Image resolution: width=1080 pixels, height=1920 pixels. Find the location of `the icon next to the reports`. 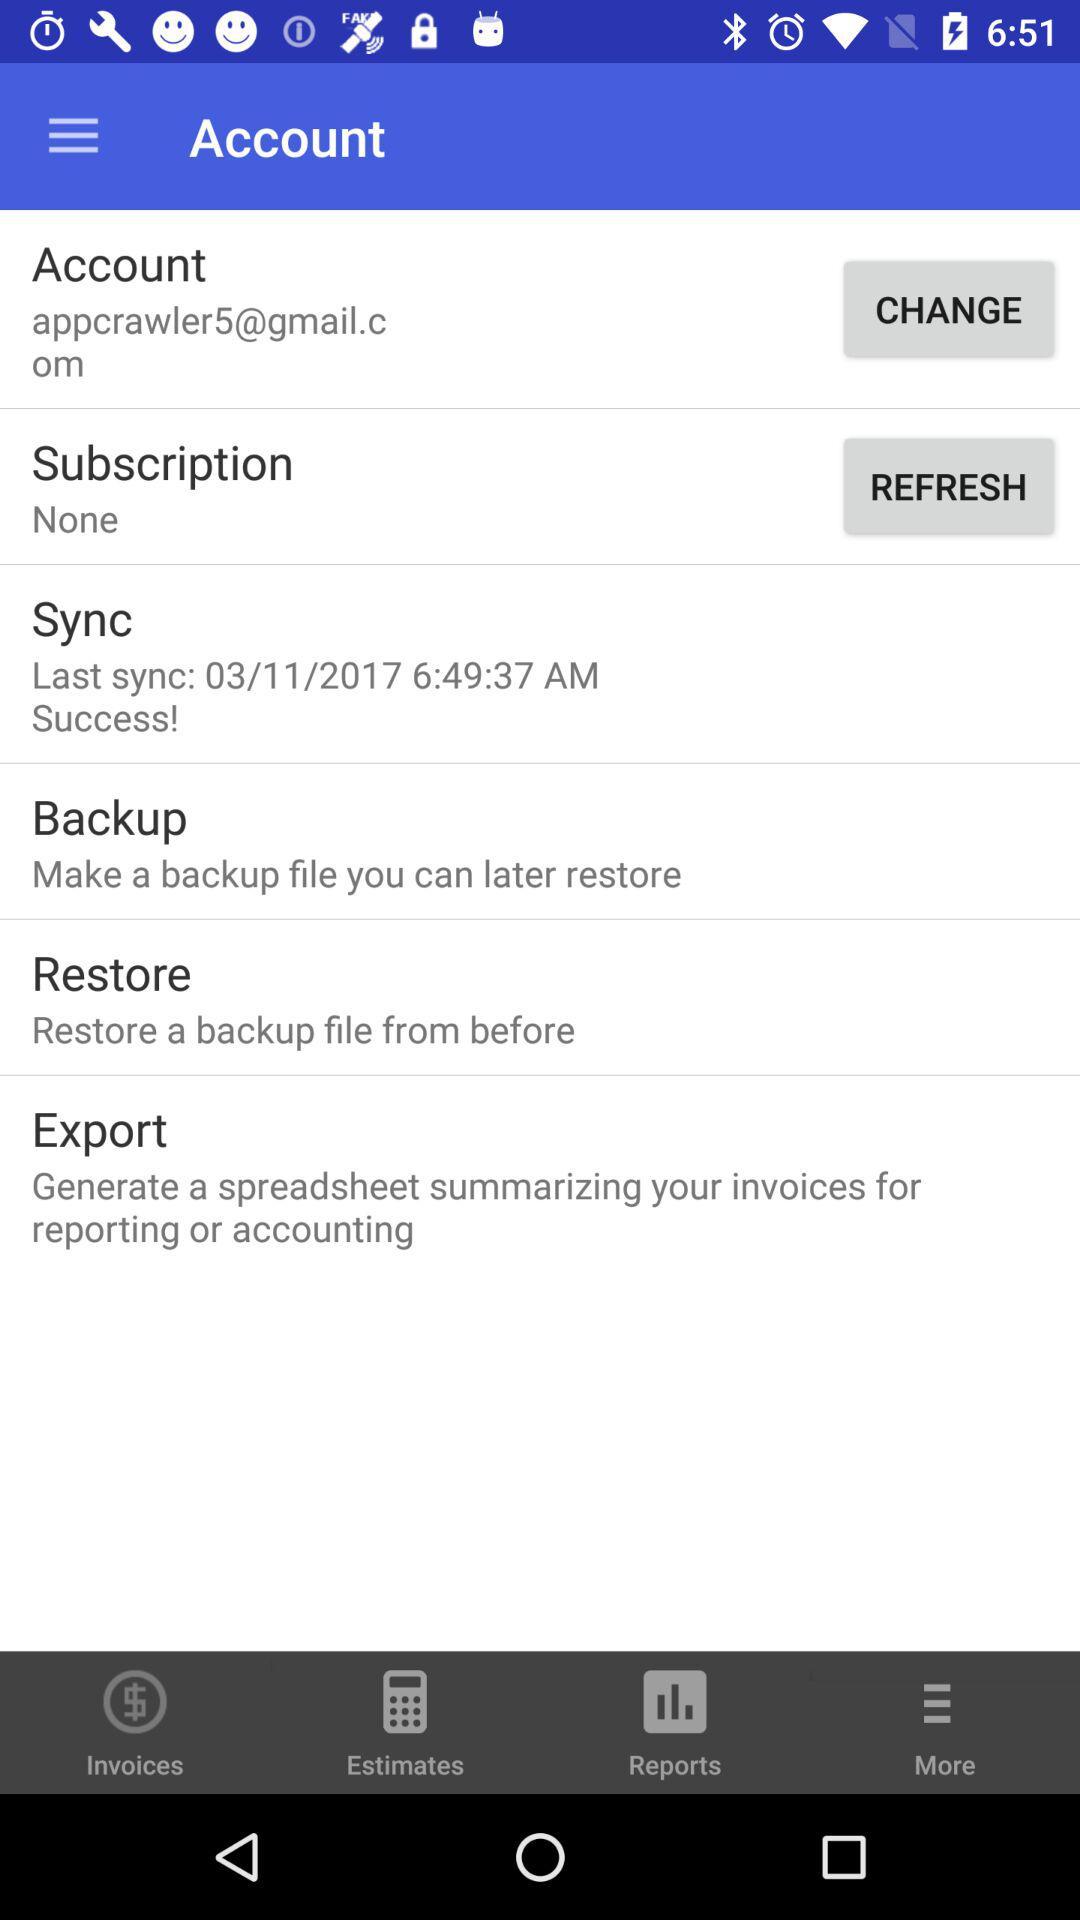

the icon next to the reports is located at coordinates (945, 1736).